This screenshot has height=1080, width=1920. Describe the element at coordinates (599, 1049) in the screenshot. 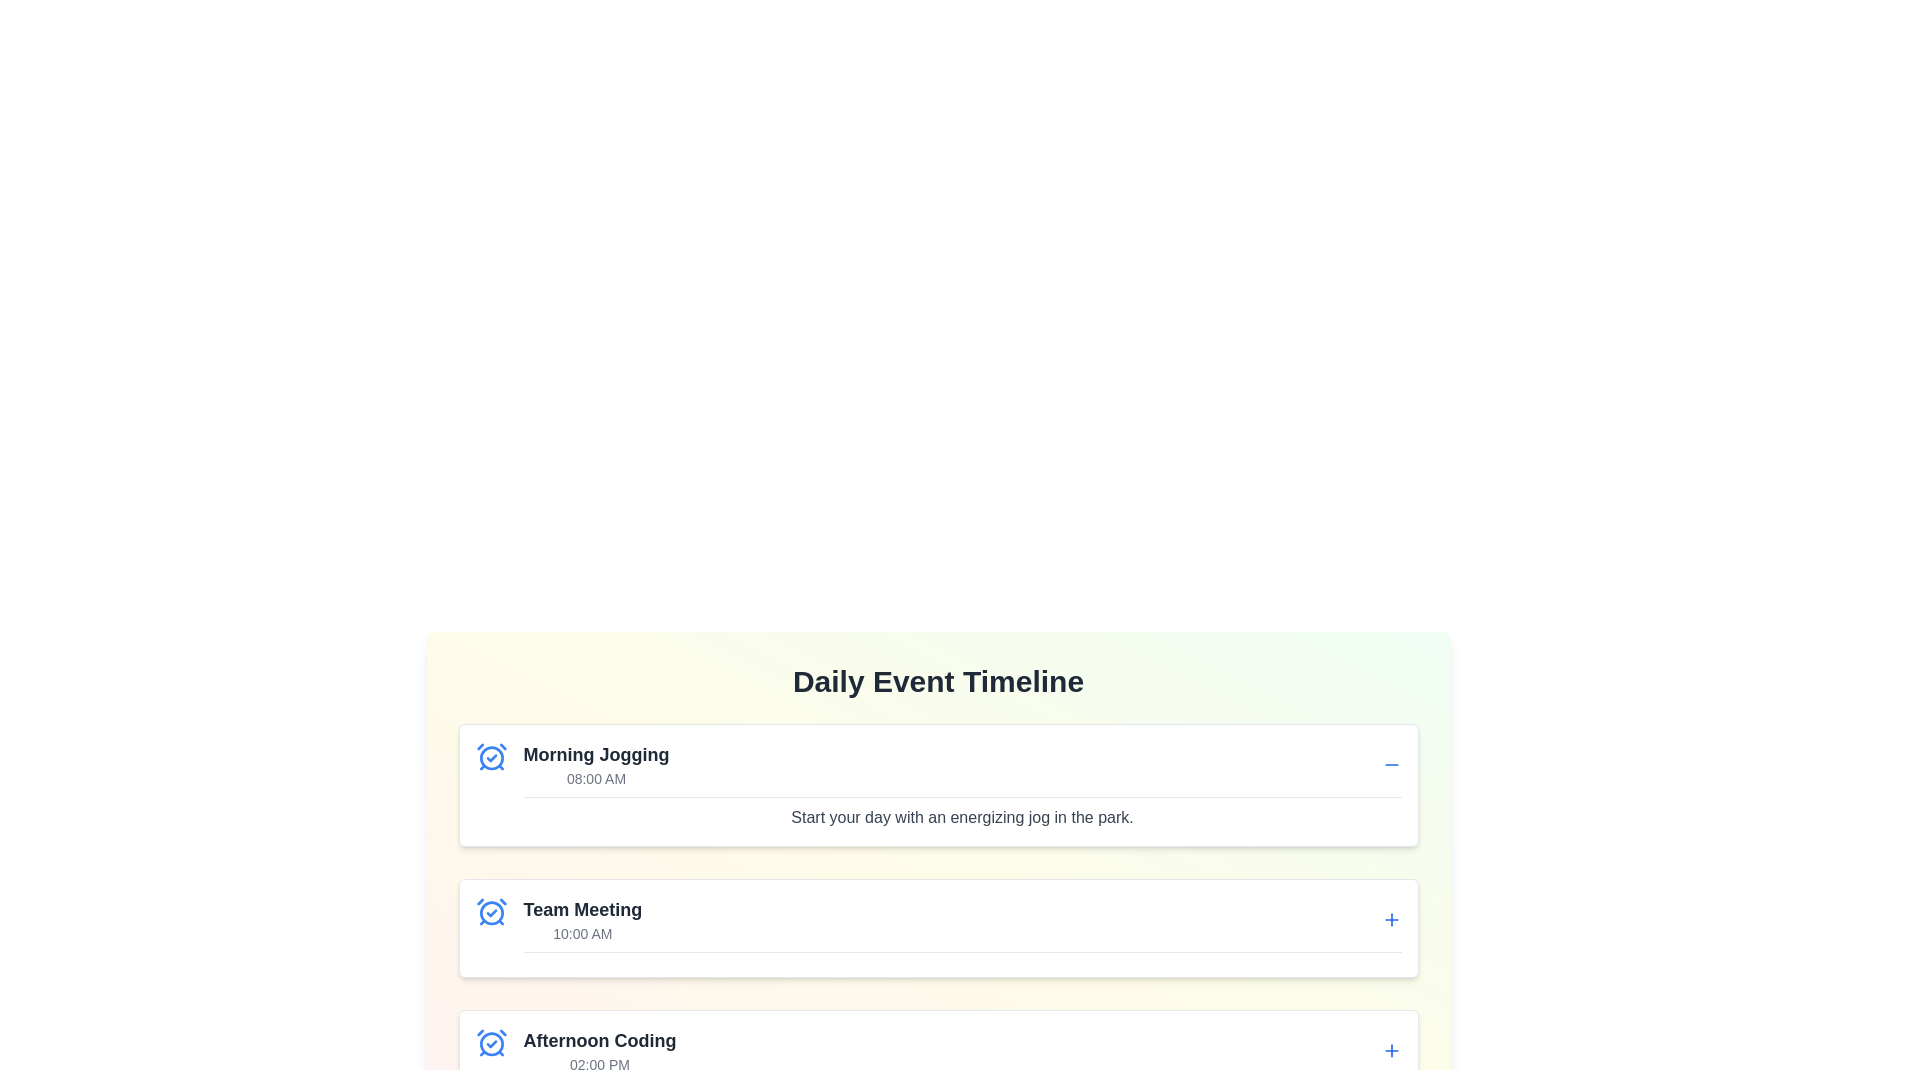

I see `the Event schedule entry that displays 'Afternoon Coding' in bold and '02:00 PM' in smaller gray font, located under the 'Daily Event Timeline' header` at that location.